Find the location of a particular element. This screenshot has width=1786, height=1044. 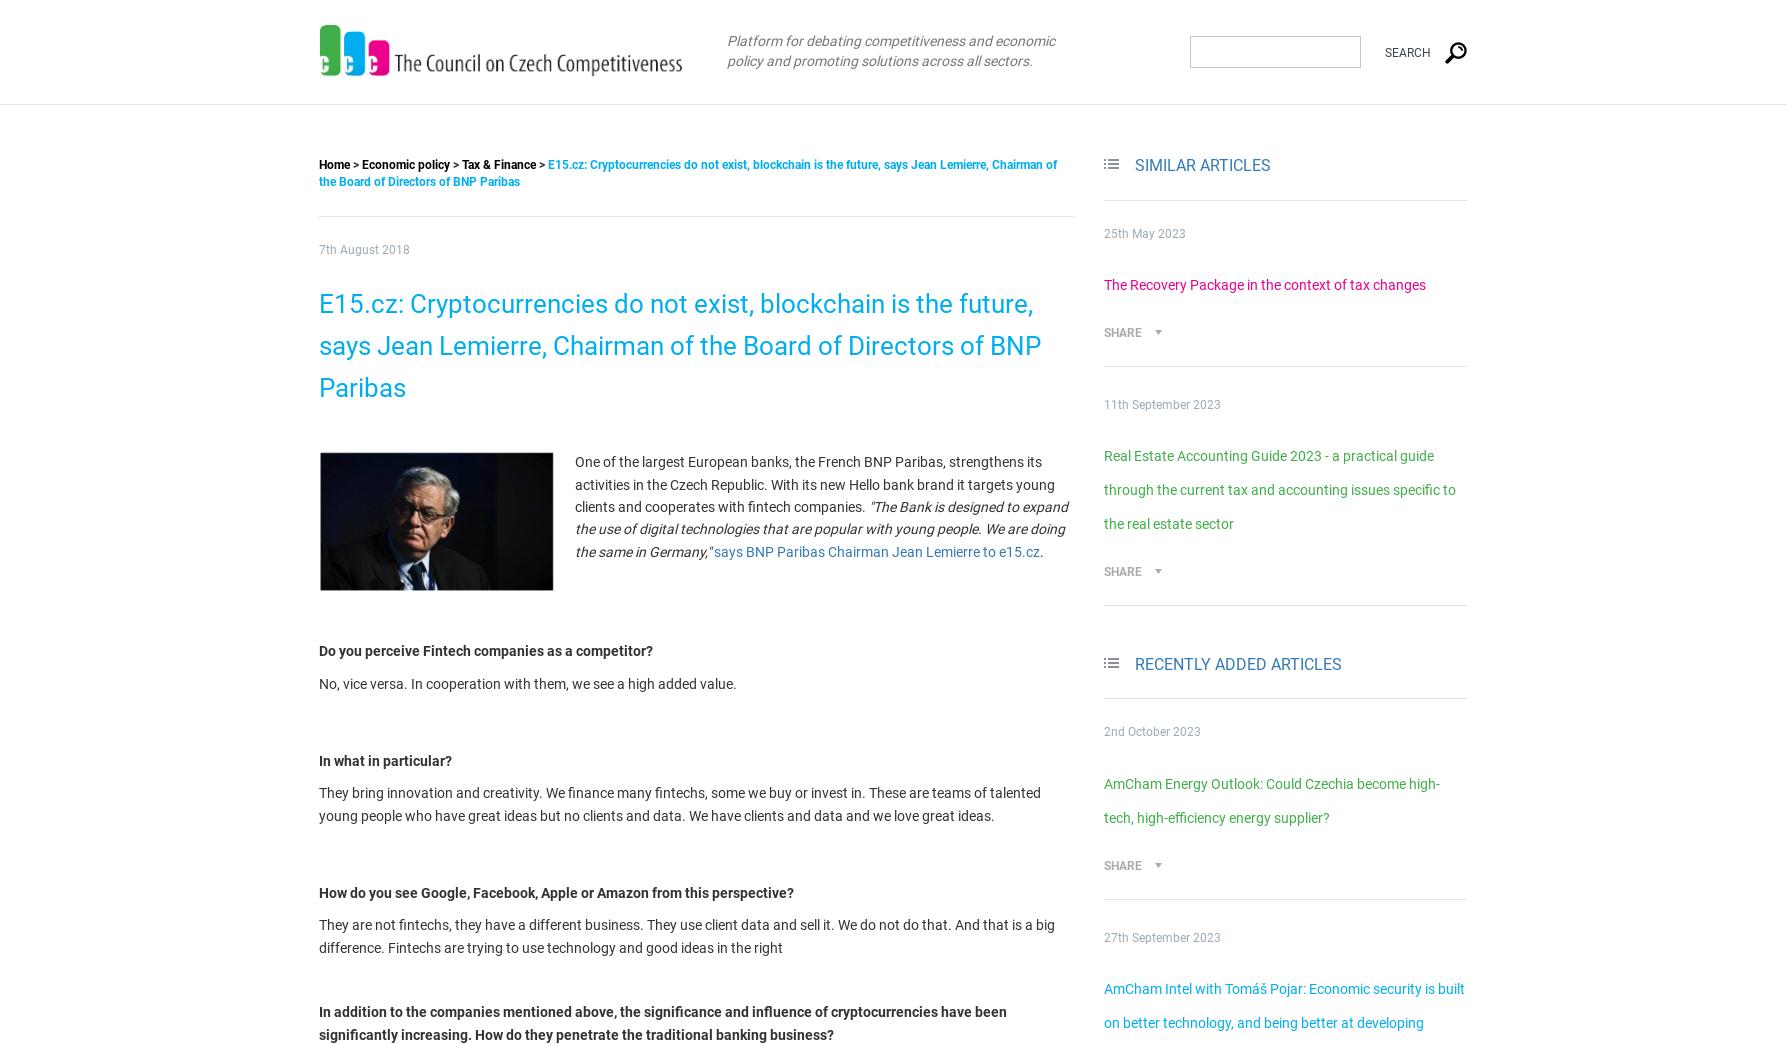

'25th May 2023' is located at coordinates (1144, 233).